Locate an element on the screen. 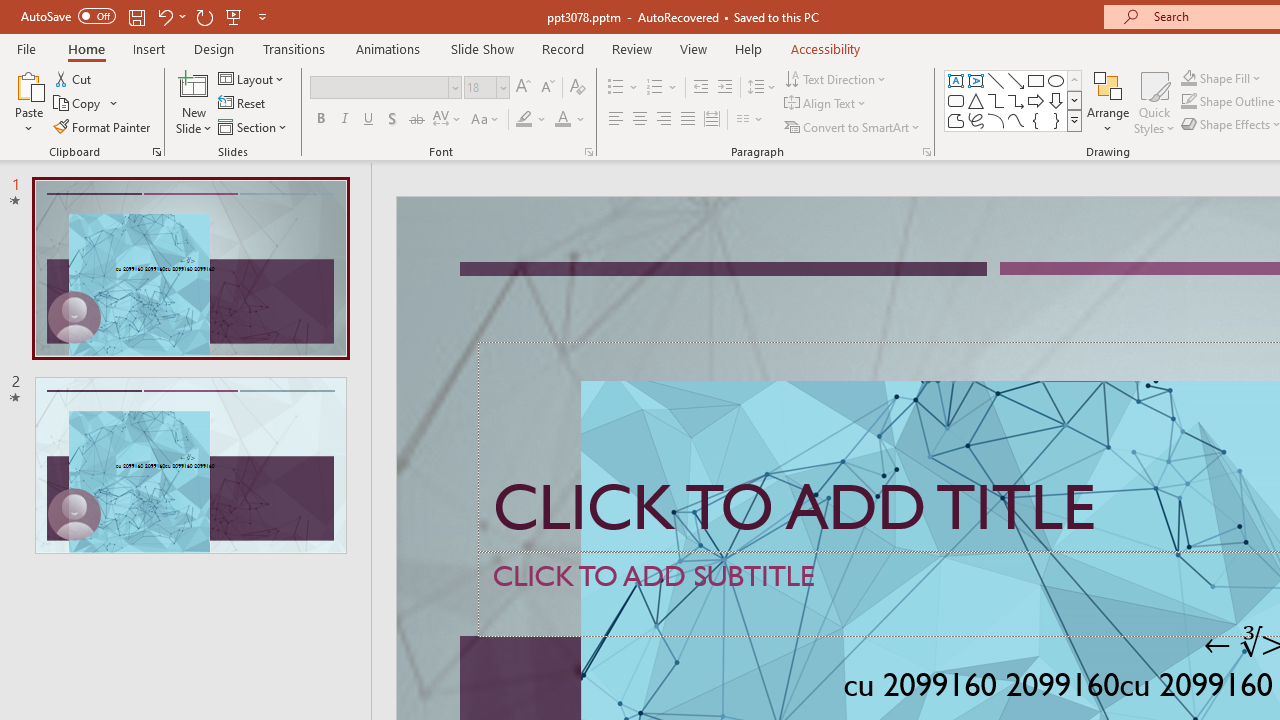 Image resolution: width=1280 pixels, height=720 pixels. 'Paste' is located at coordinates (28, 103).